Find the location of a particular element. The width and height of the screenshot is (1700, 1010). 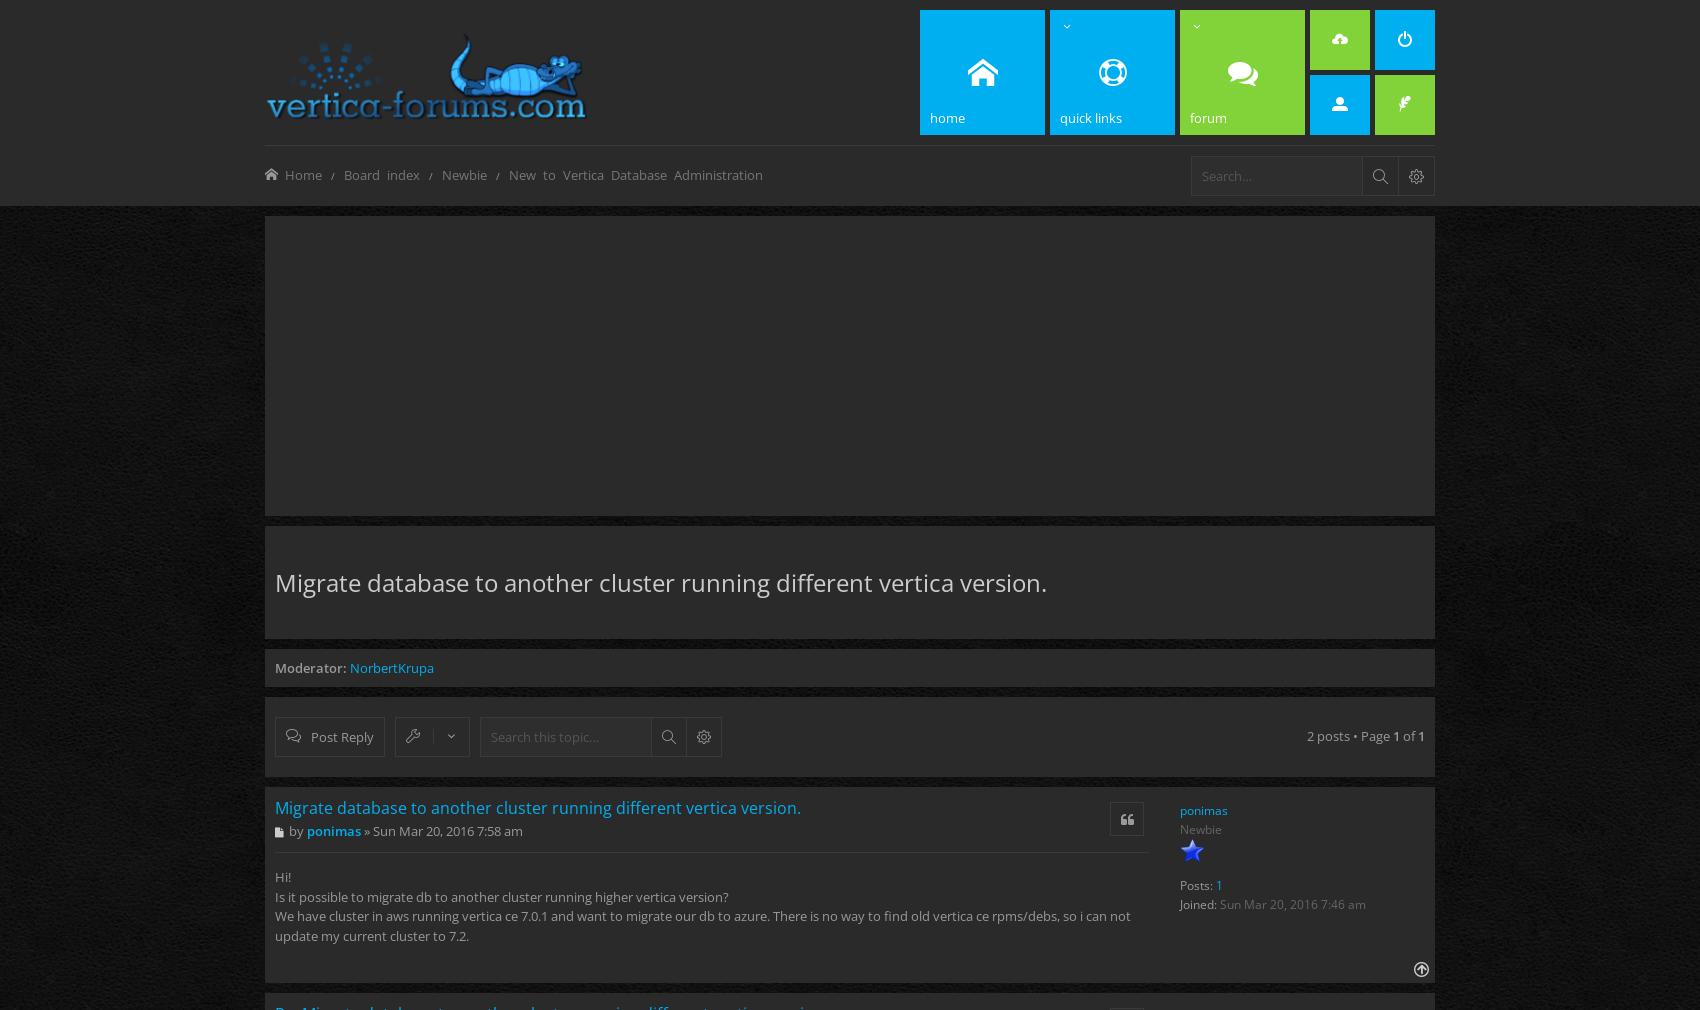

'Hi!' is located at coordinates (283, 876).